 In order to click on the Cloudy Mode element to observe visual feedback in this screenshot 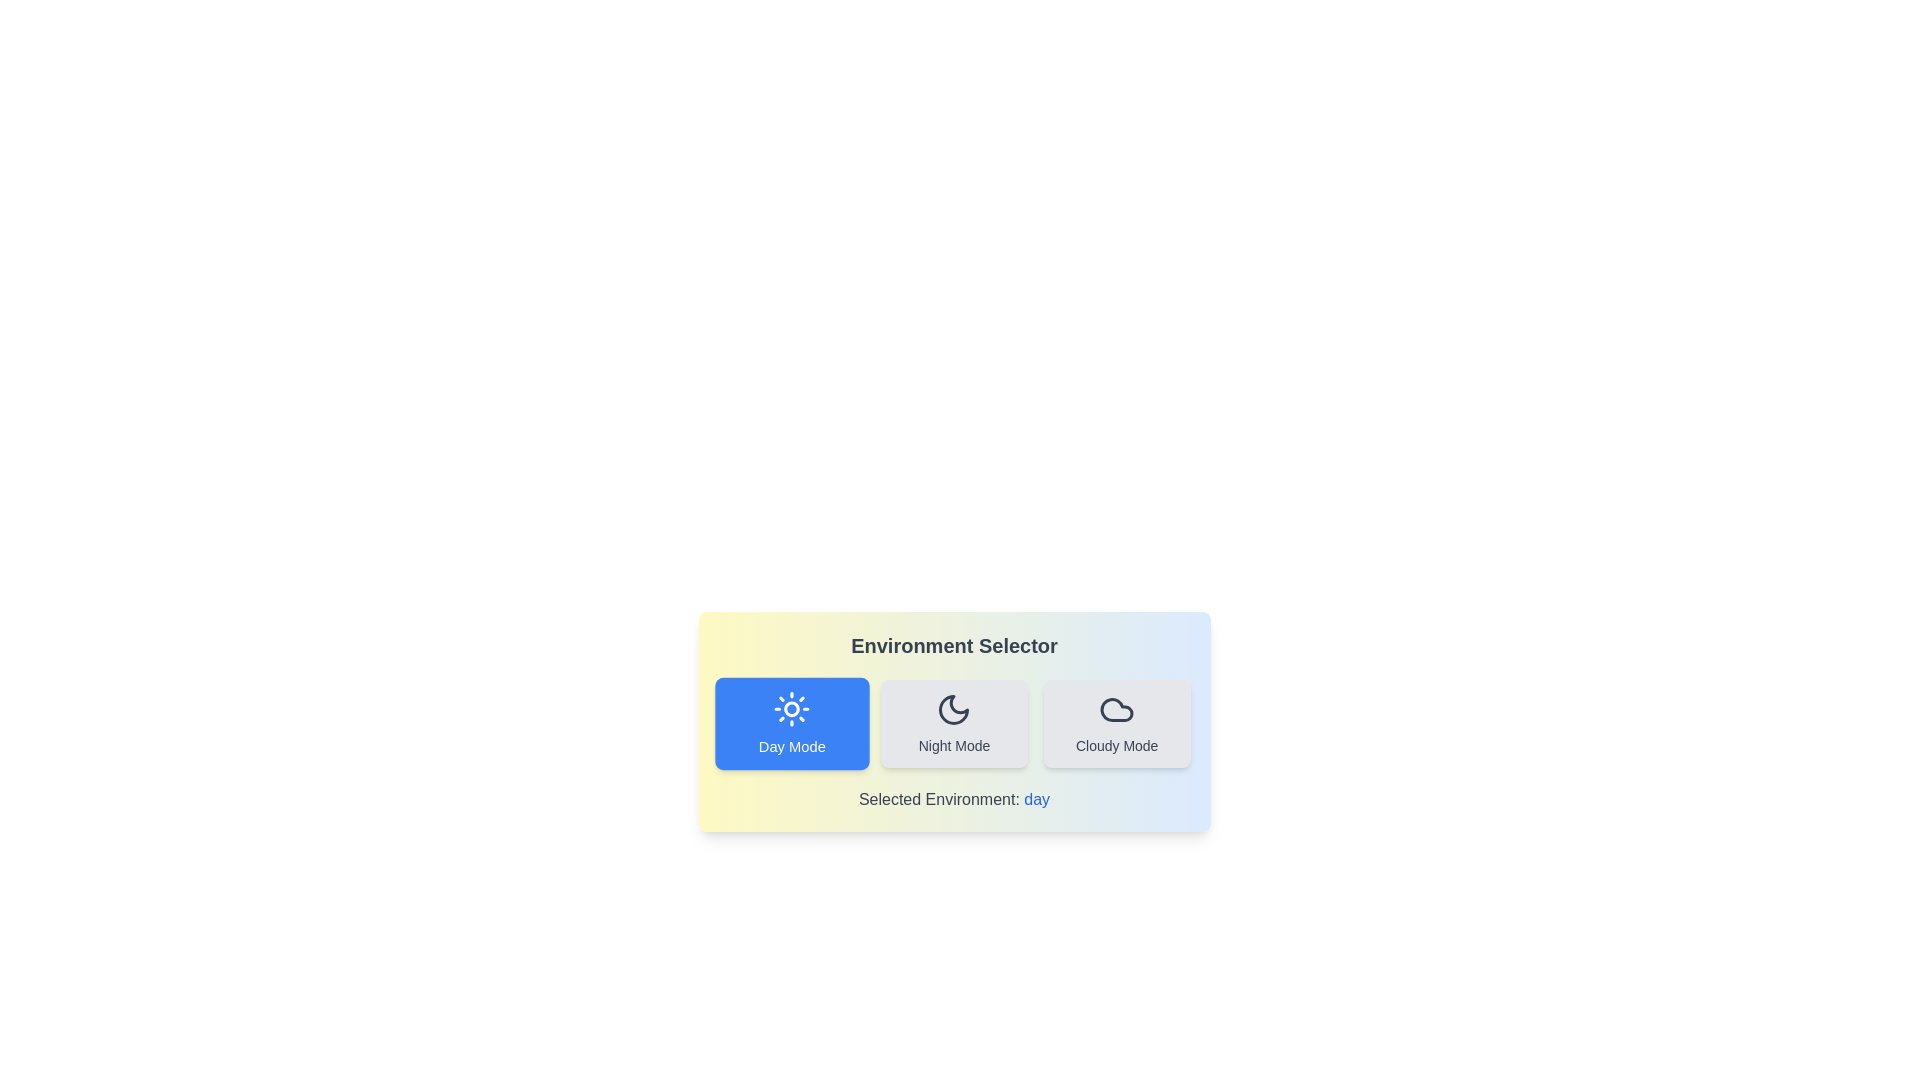, I will do `click(1116, 724)`.